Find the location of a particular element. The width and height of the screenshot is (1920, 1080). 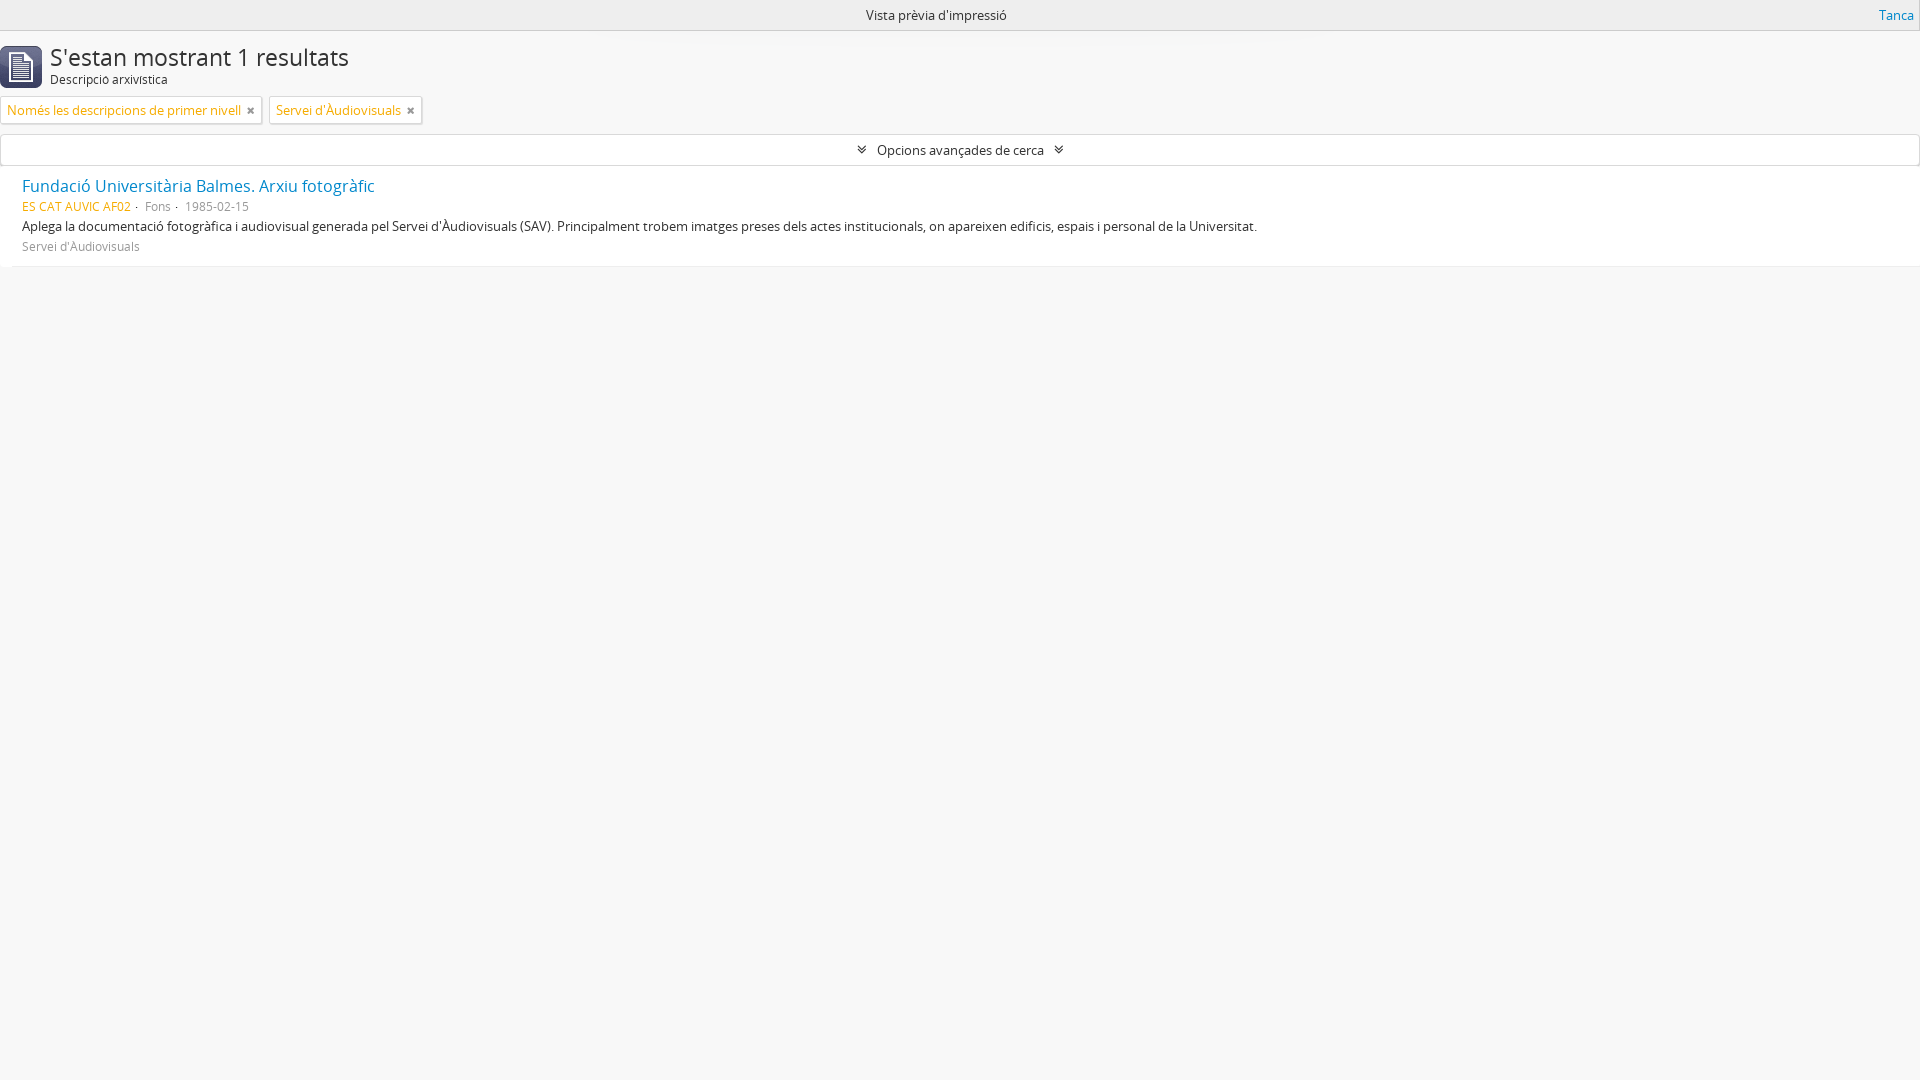

'Tanca' is located at coordinates (1895, 15).